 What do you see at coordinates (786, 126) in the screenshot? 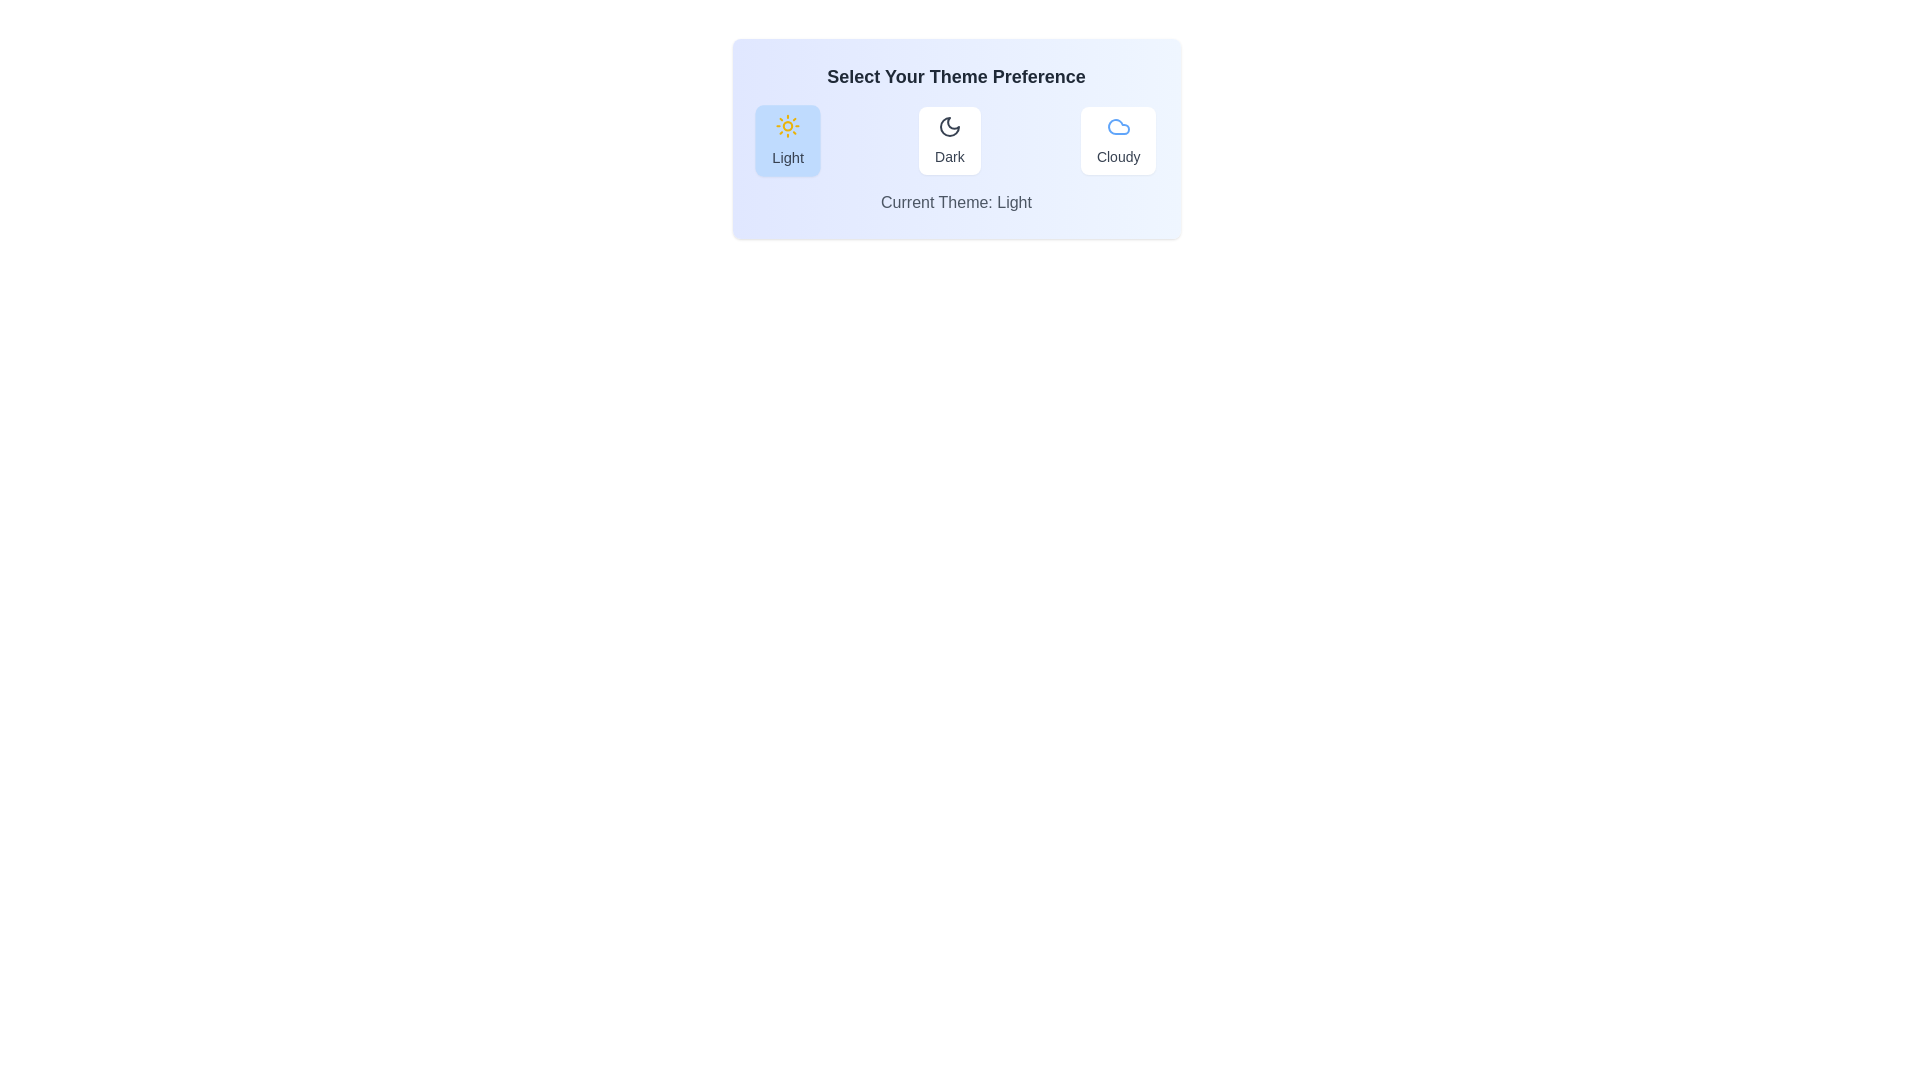
I see `the icon representing the Light theme` at bounding box center [786, 126].